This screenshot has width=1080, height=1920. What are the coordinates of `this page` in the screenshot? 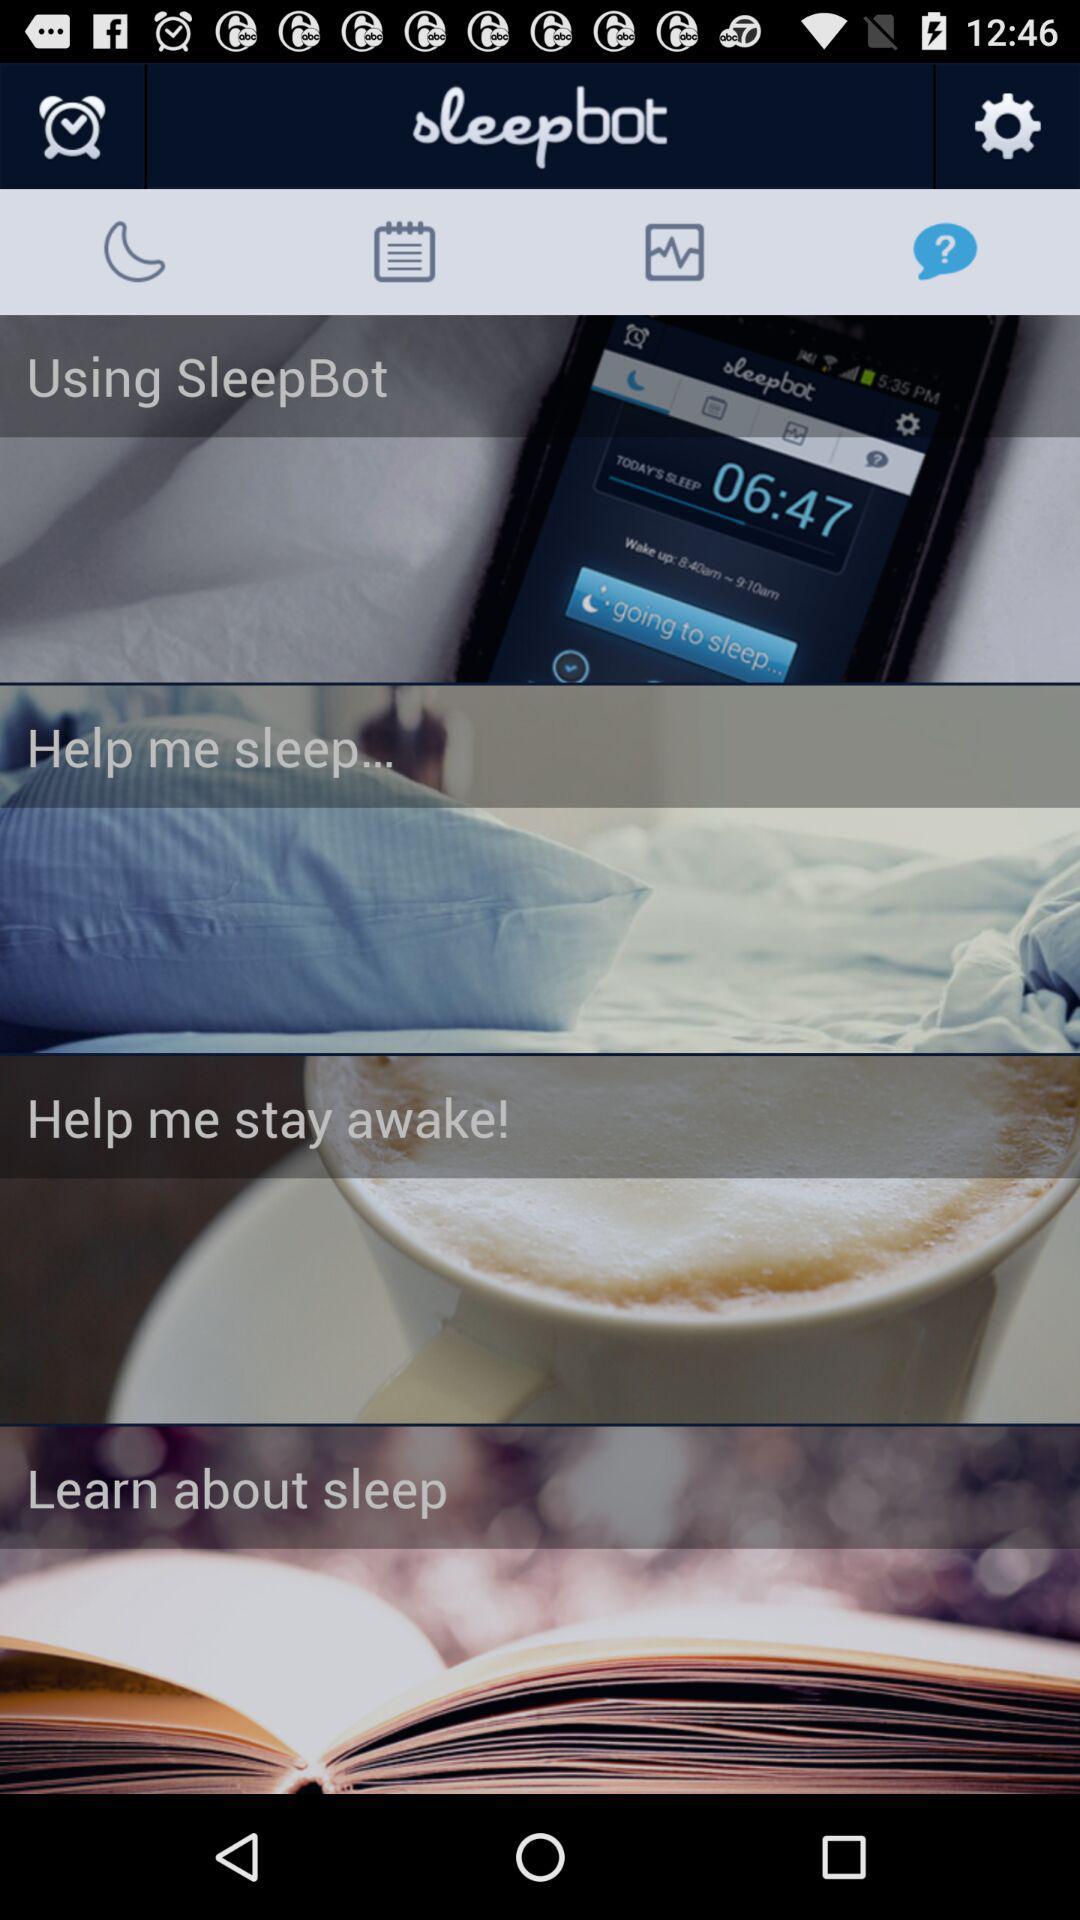 It's located at (540, 1238).